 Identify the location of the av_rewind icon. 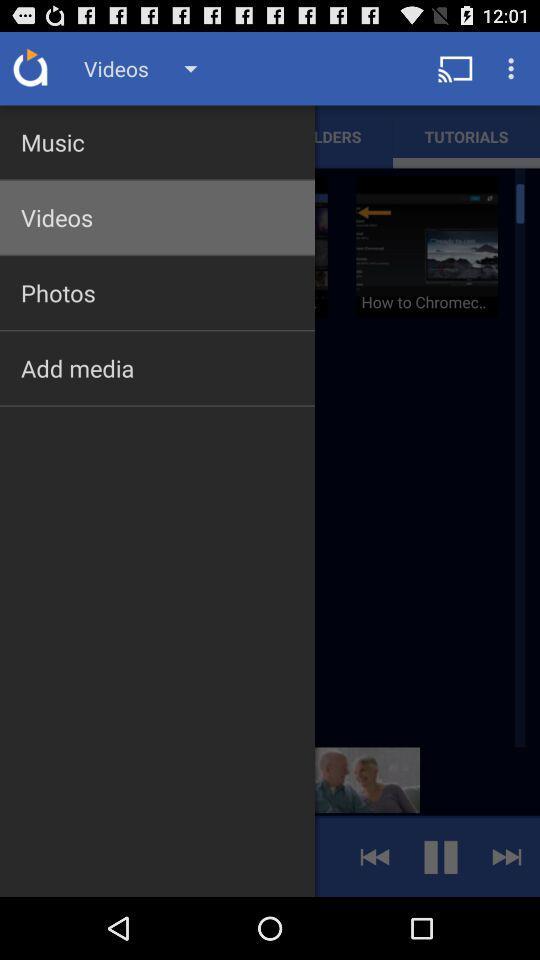
(374, 917).